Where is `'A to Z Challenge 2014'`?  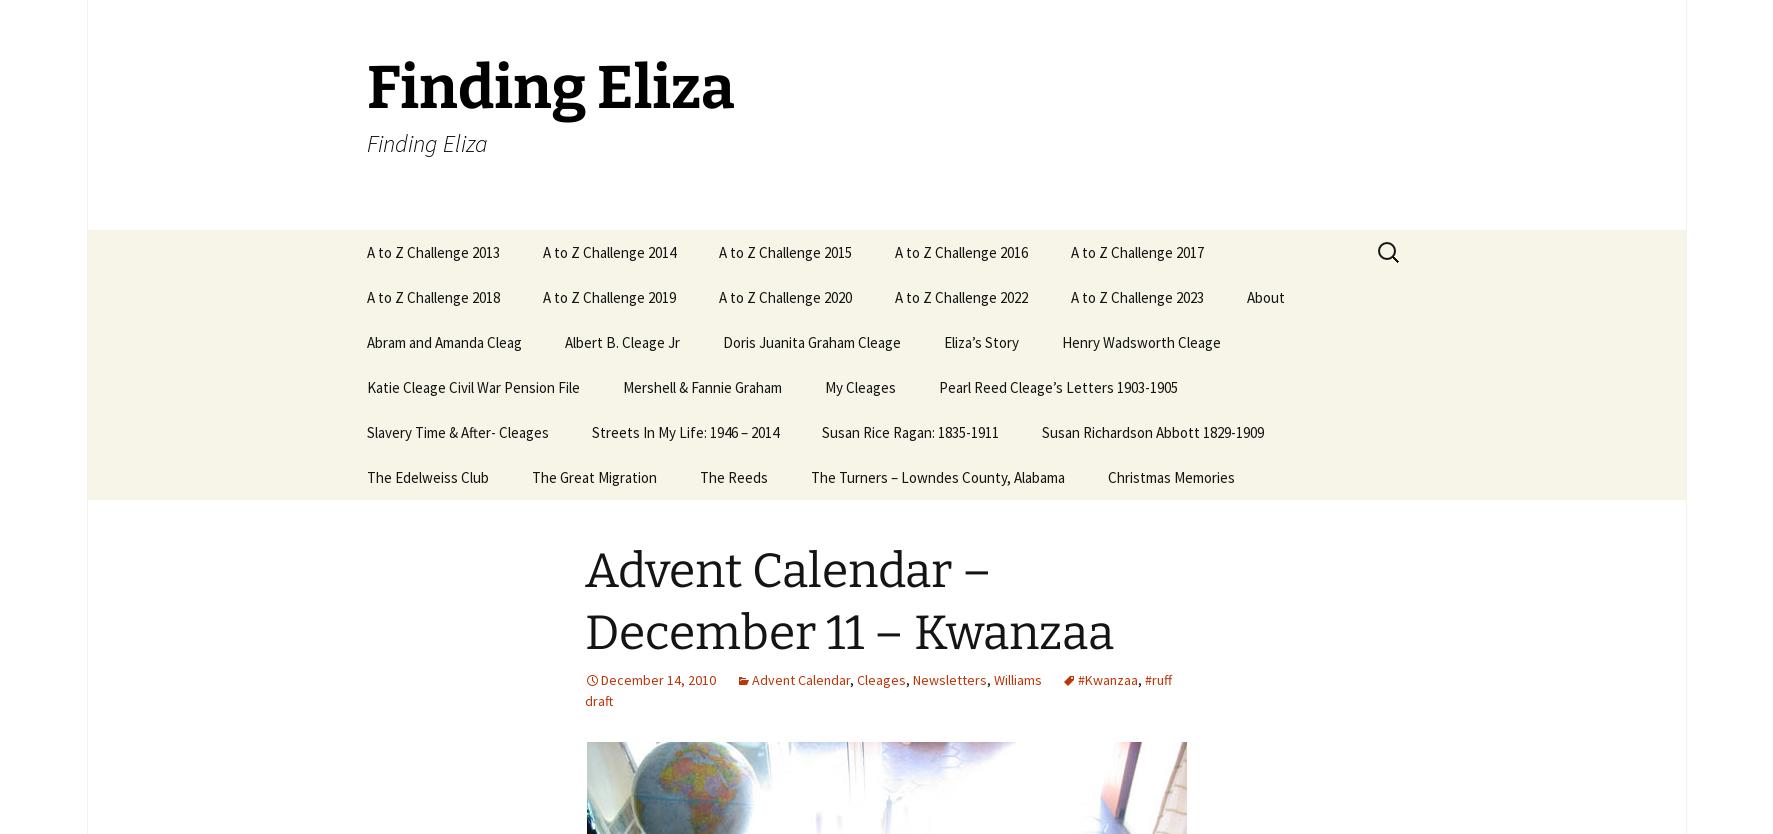
'A to Z Challenge 2014' is located at coordinates (607, 251).